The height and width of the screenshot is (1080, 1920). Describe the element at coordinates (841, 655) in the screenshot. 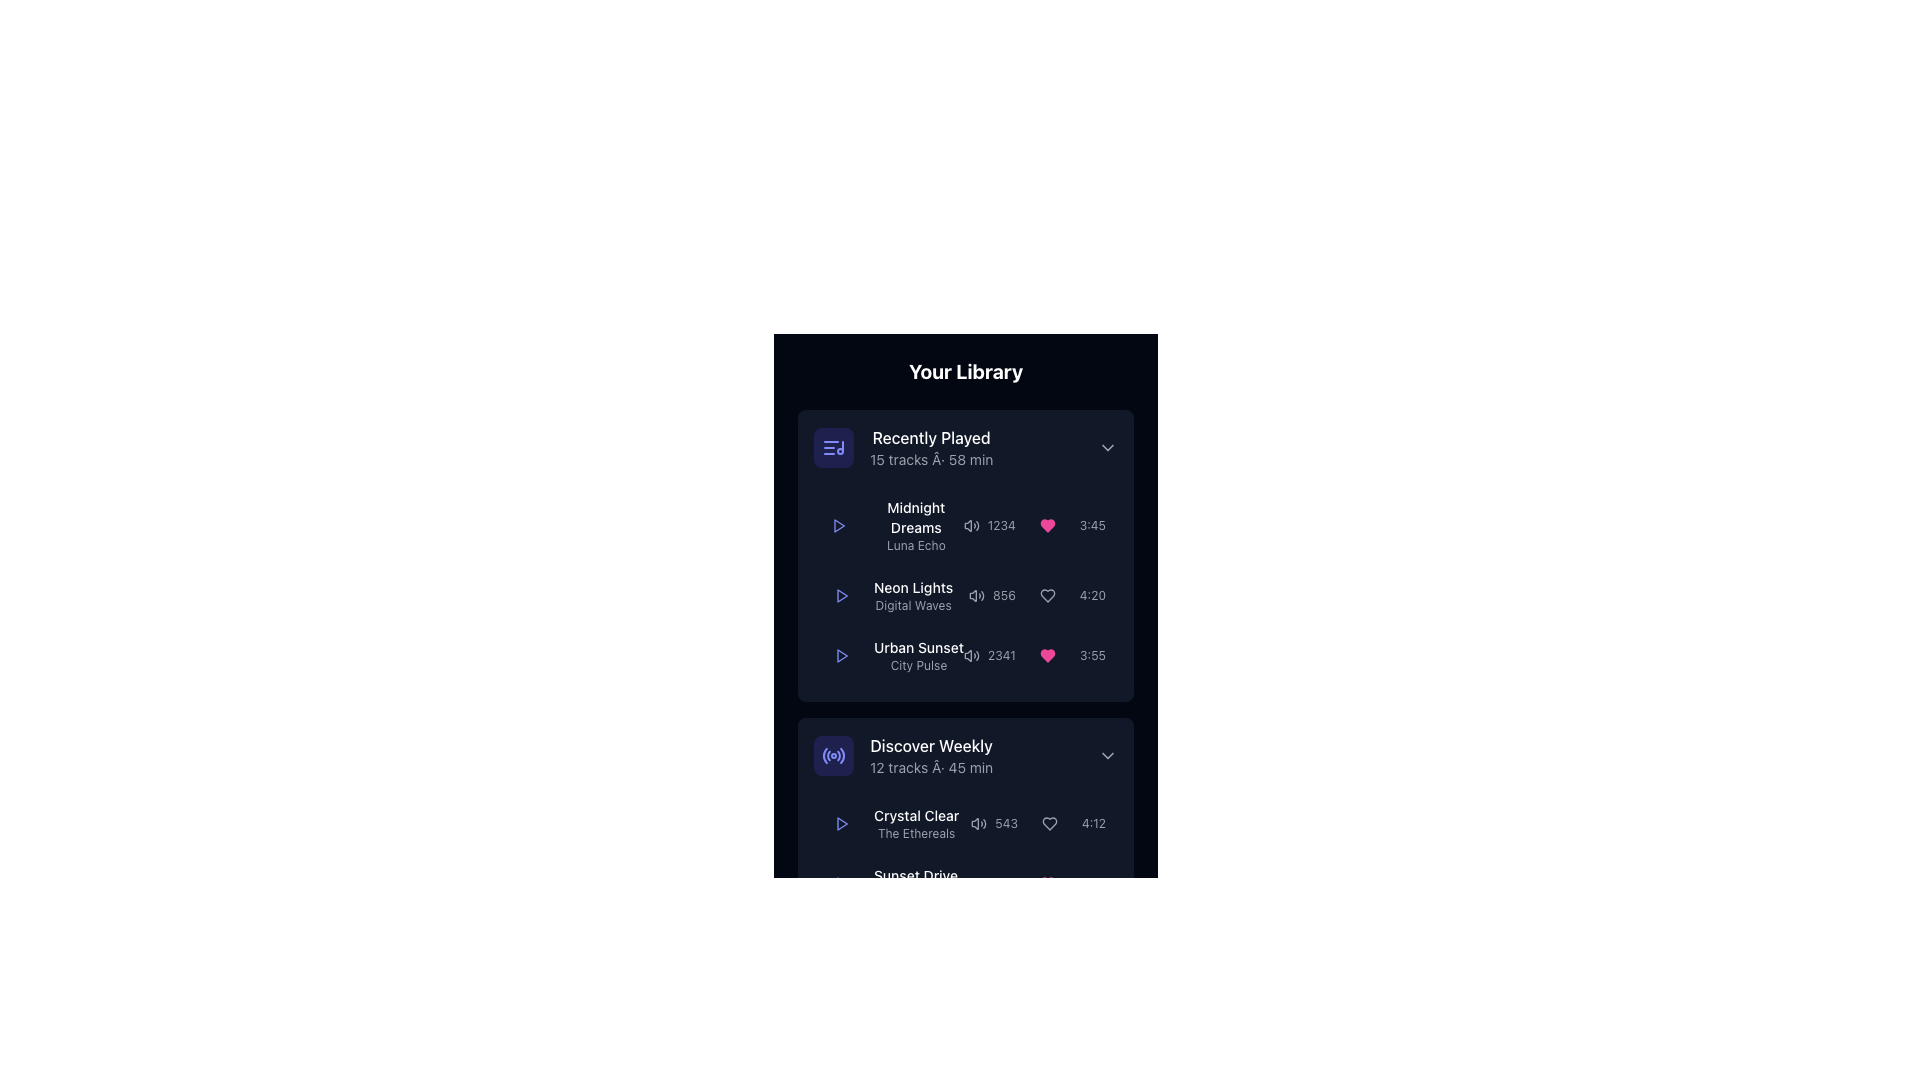

I see `the play button for 'Urban Sunset' located in the 'Recently Played' section` at that location.